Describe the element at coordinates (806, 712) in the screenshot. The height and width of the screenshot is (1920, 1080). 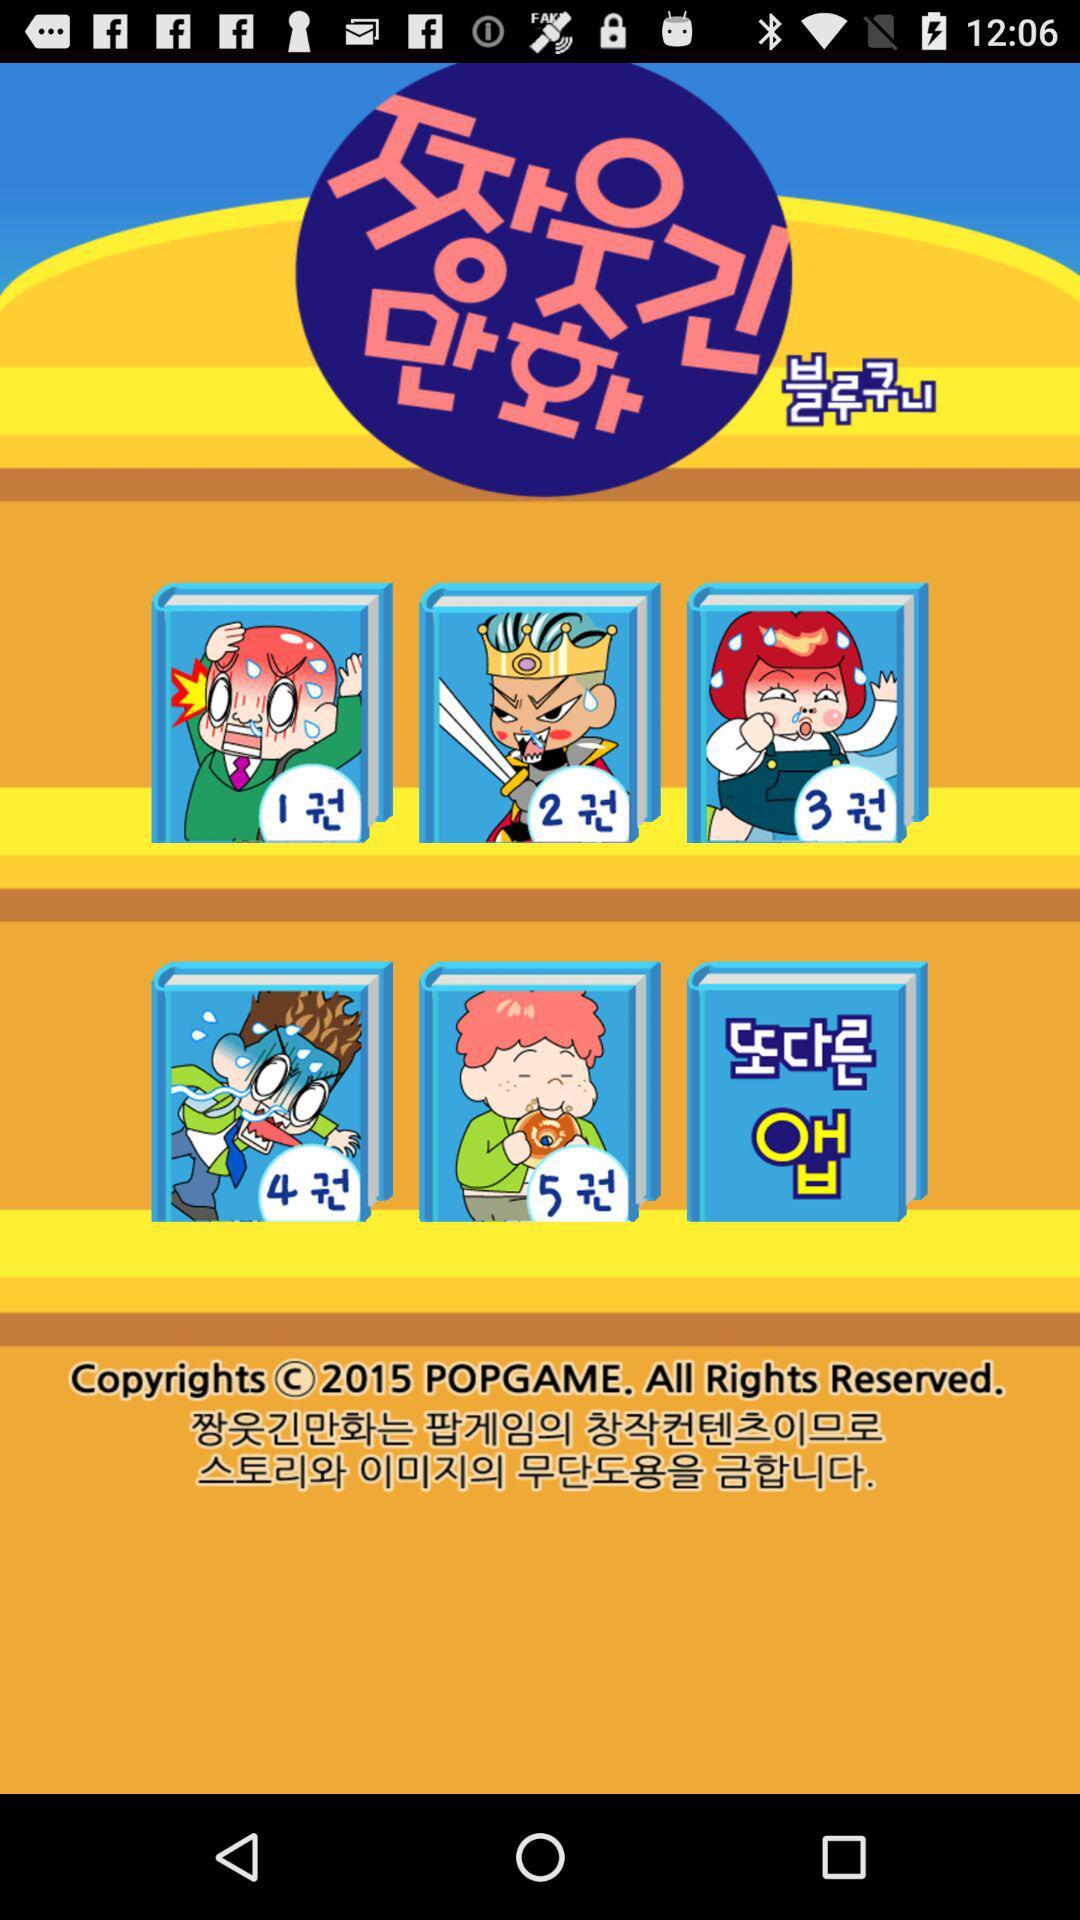
I see `choose this particular popgame` at that location.